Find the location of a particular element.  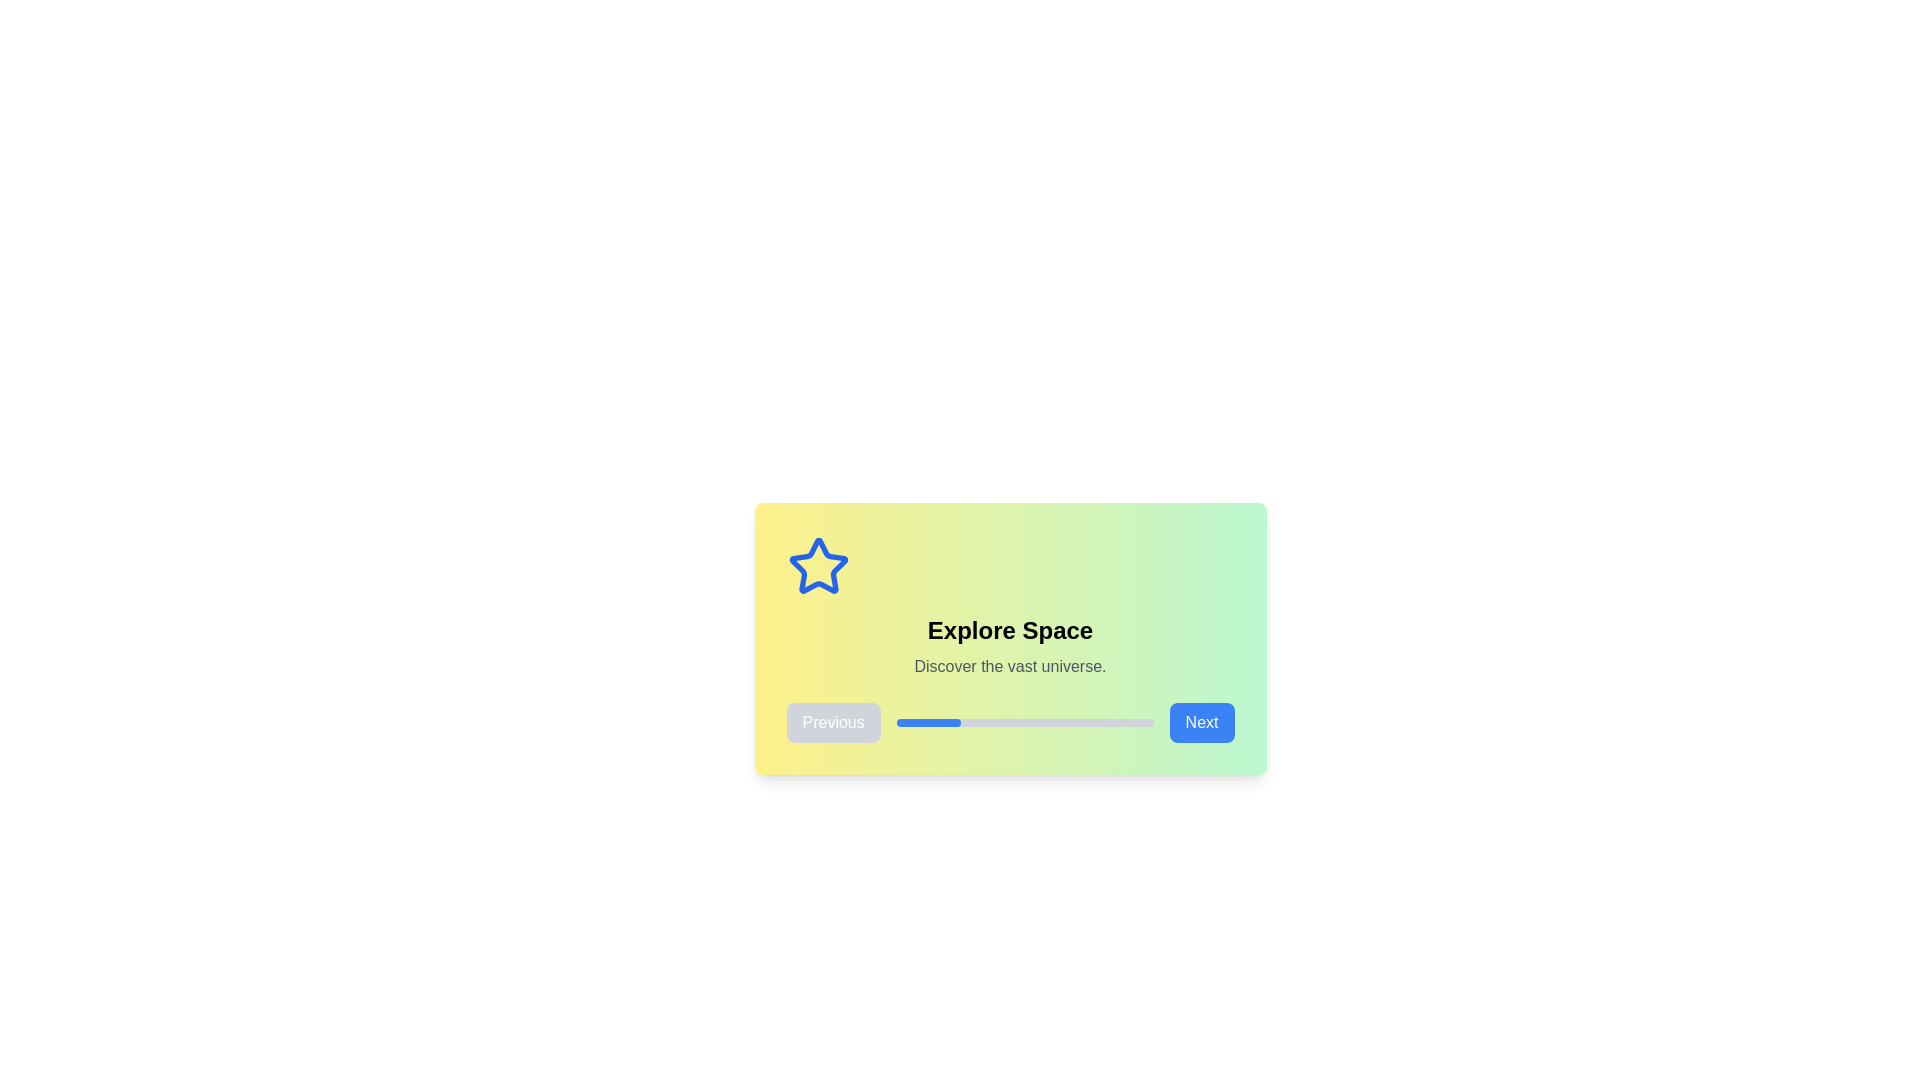

the icon and title of the current step is located at coordinates (1010, 631).